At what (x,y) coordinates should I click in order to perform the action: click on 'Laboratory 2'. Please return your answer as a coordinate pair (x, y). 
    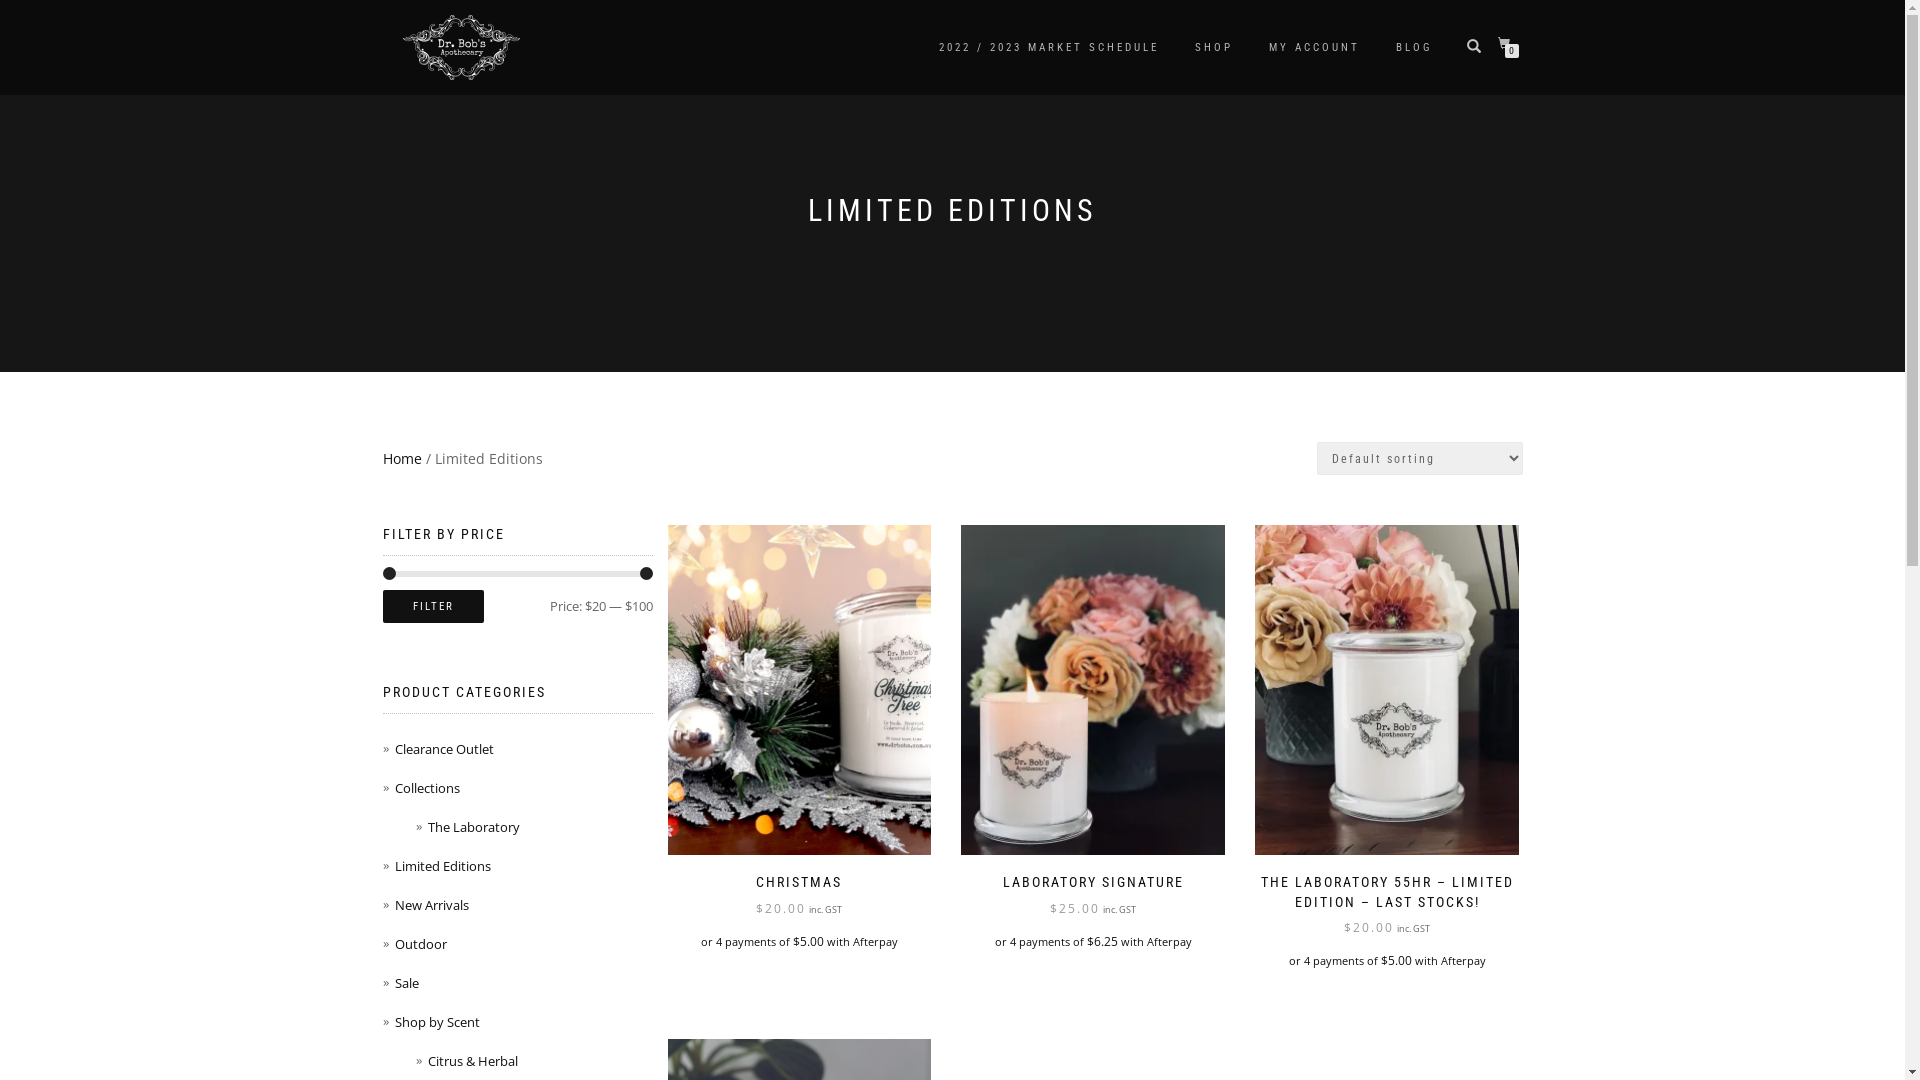
    Looking at the image, I should click on (1386, 689).